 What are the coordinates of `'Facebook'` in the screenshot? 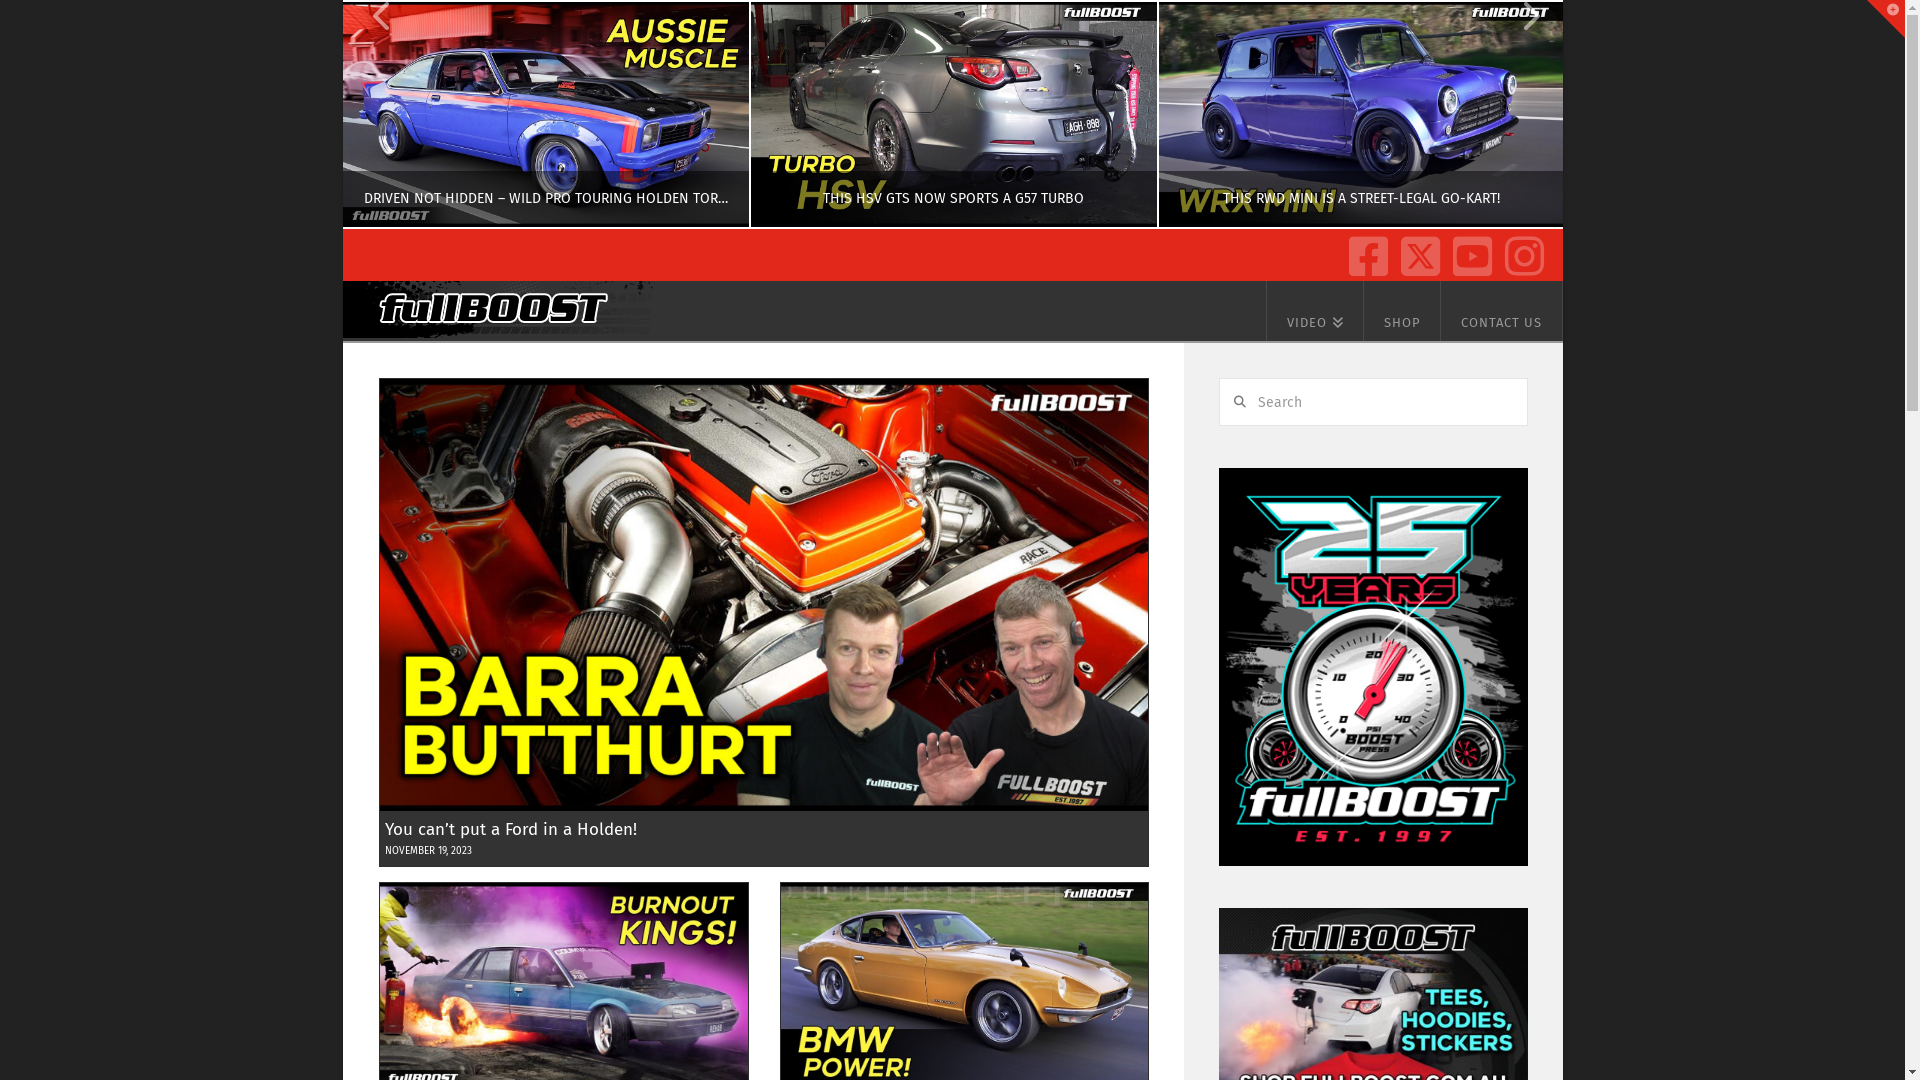 It's located at (1362, 249).